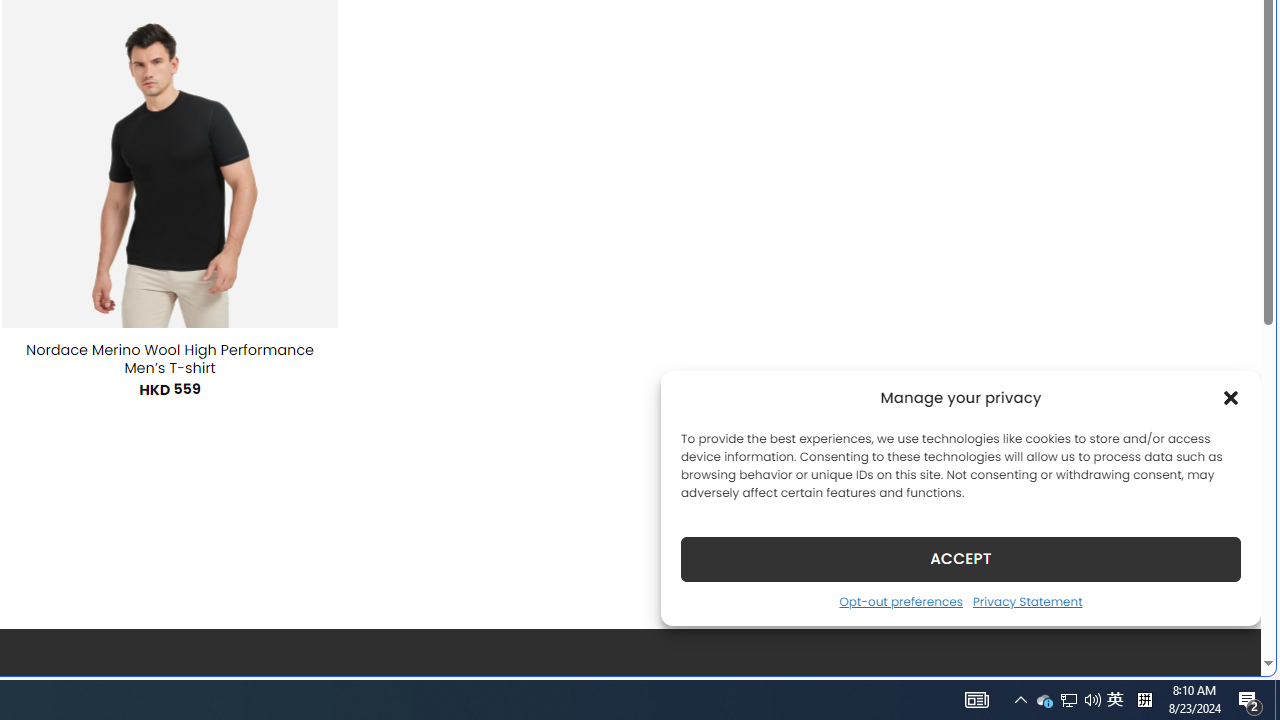  Describe the element at coordinates (899, 600) in the screenshot. I see `'Opt-out preferences'` at that location.